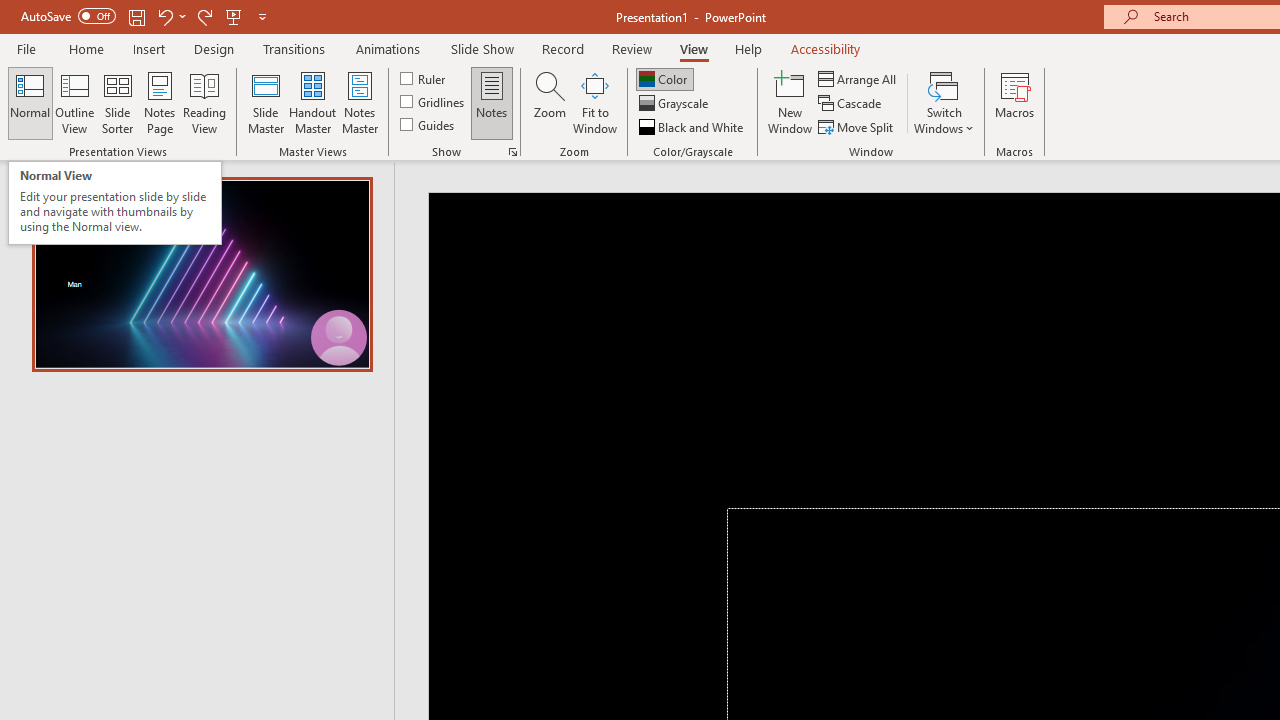  What do you see at coordinates (549, 103) in the screenshot?
I see `'Zoom...'` at bounding box center [549, 103].